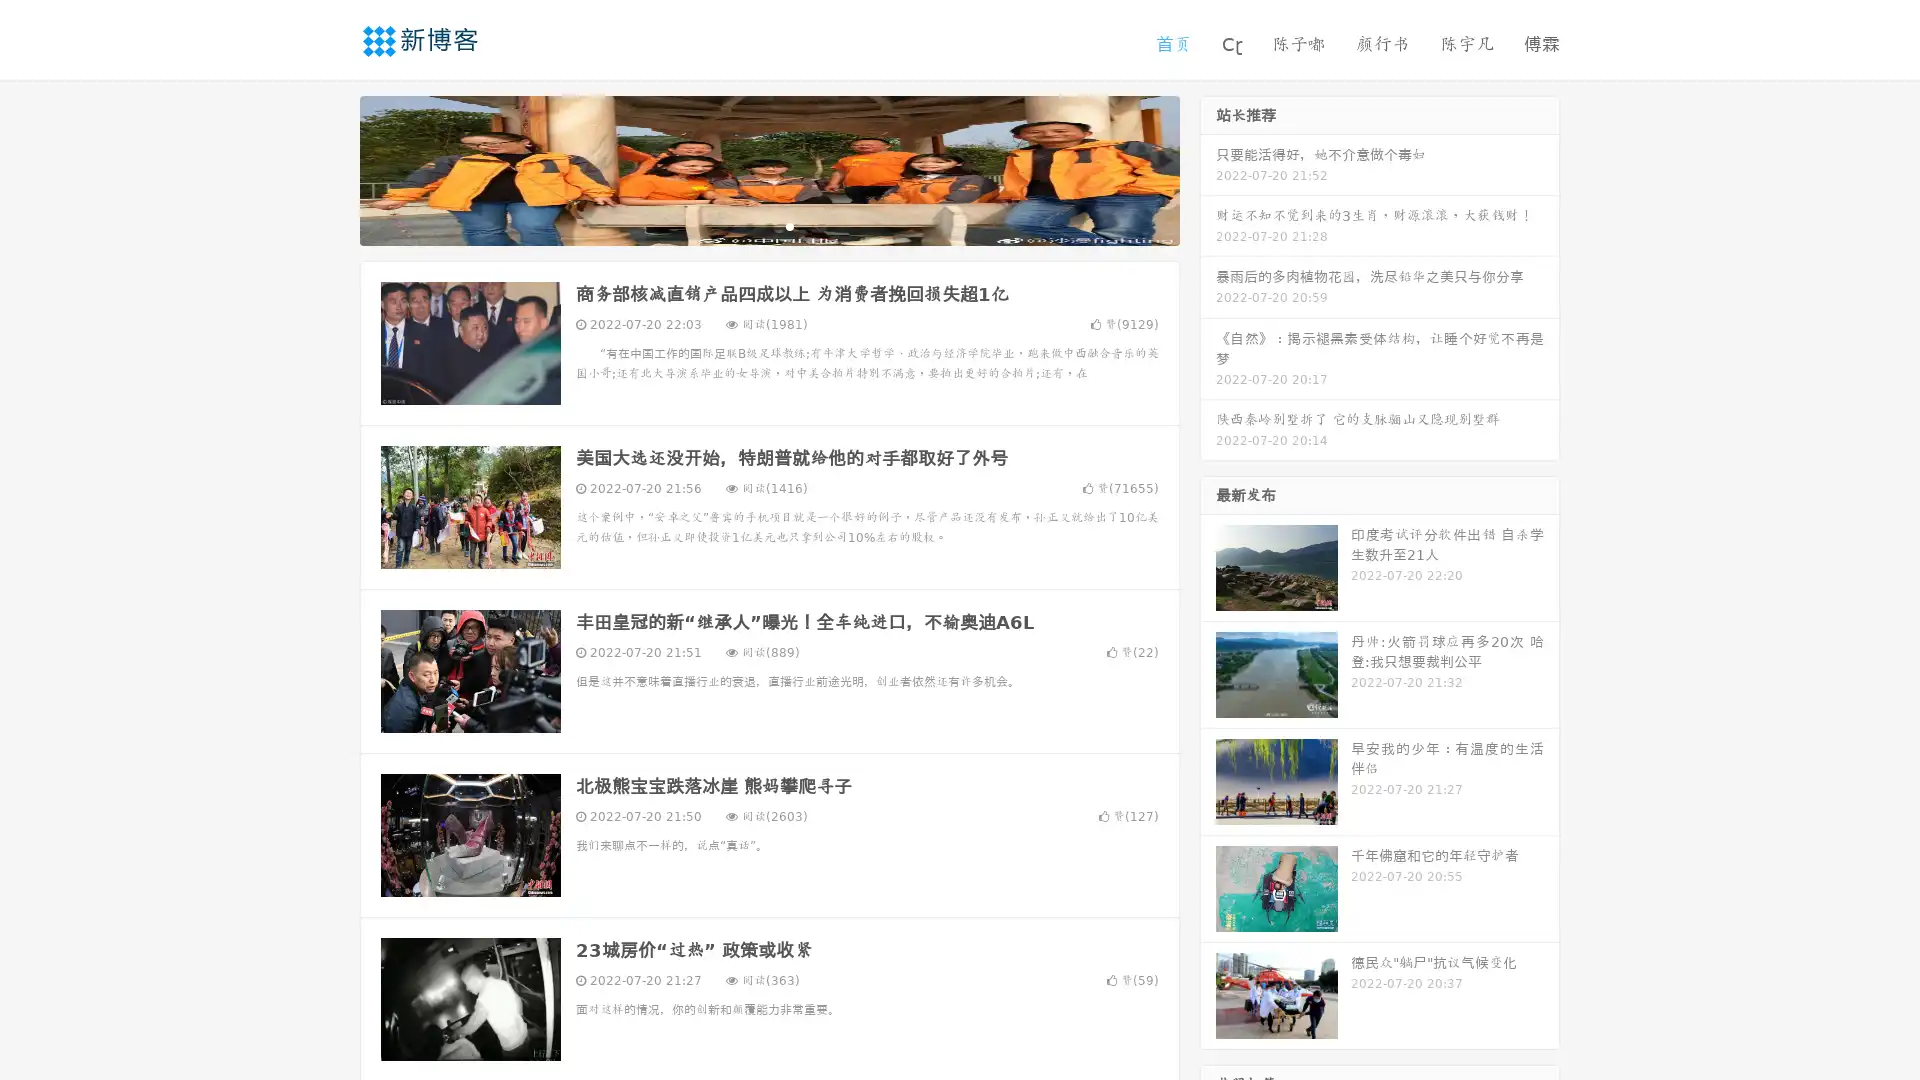  I want to click on Previous slide, so click(330, 168).